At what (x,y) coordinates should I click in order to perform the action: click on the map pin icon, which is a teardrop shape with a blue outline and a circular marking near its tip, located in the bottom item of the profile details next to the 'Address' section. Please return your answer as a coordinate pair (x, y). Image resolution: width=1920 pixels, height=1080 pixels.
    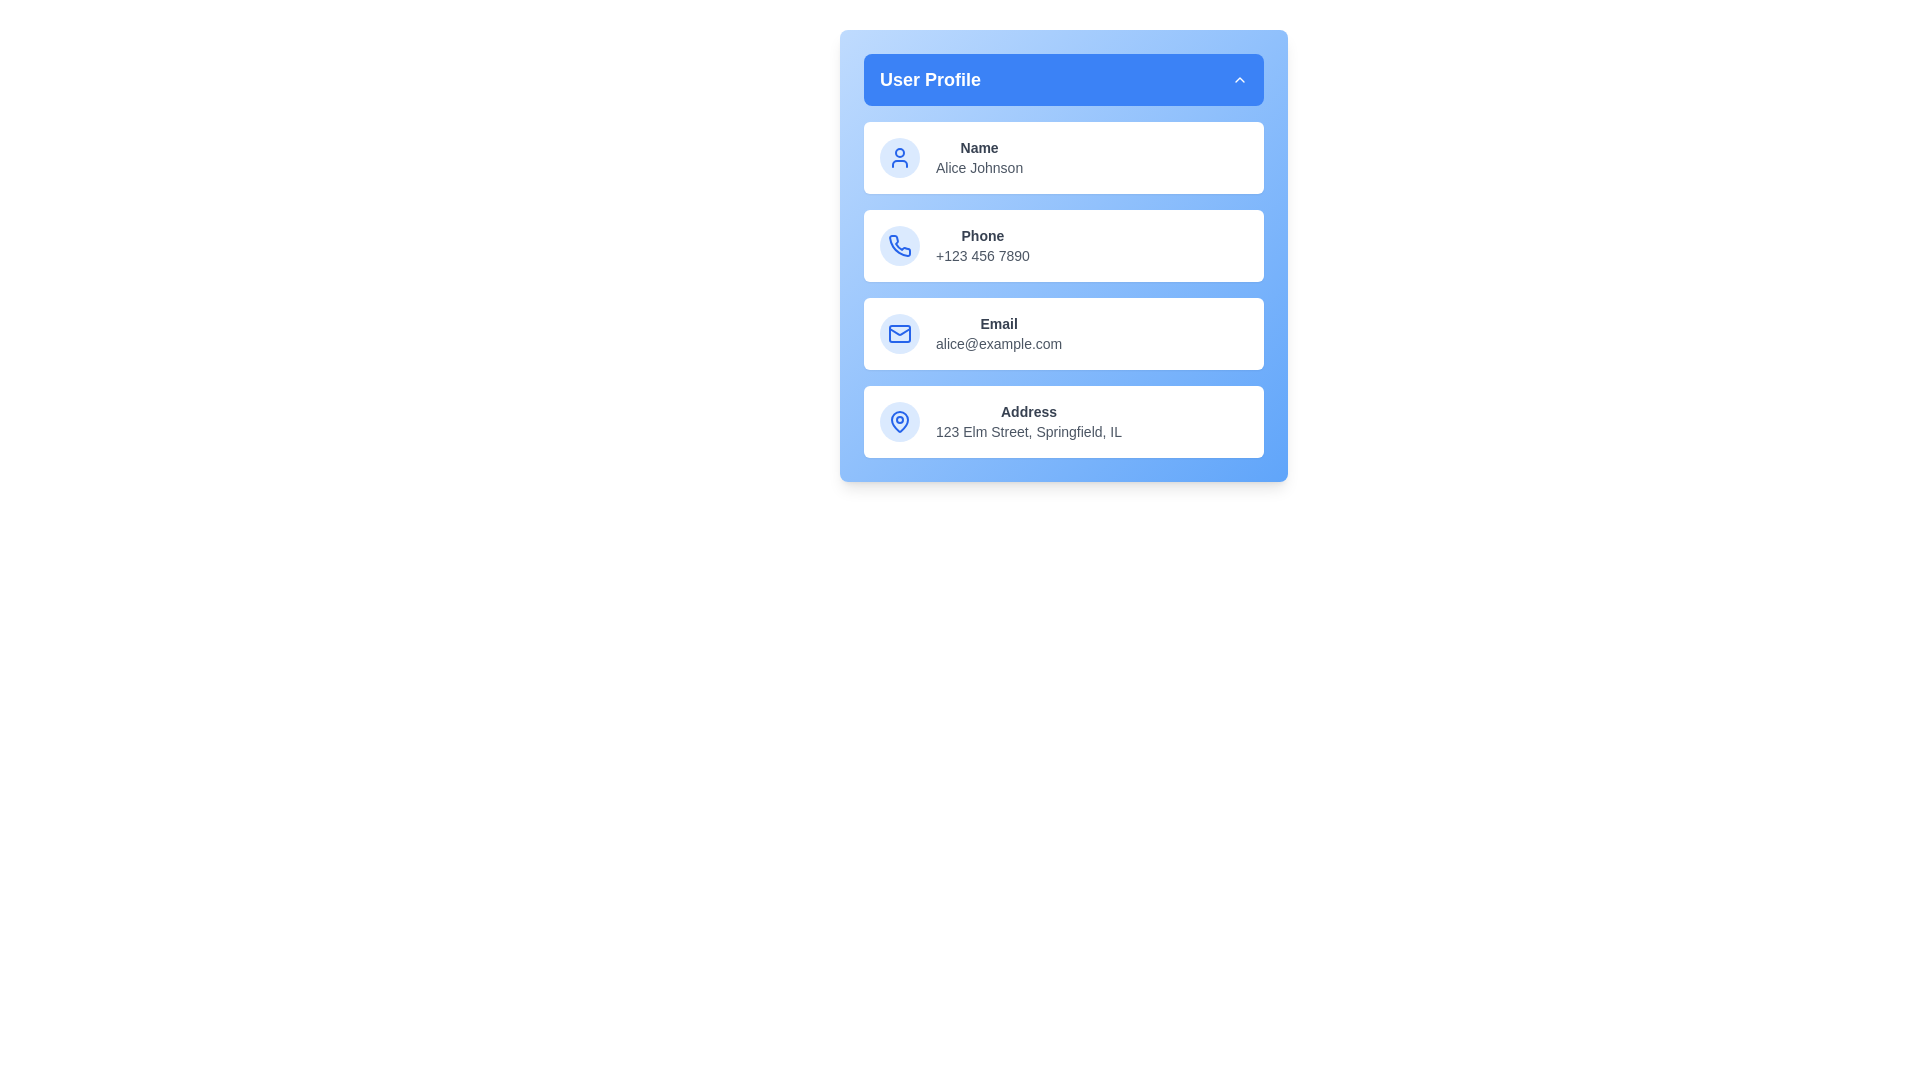
    Looking at the image, I should click on (899, 420).